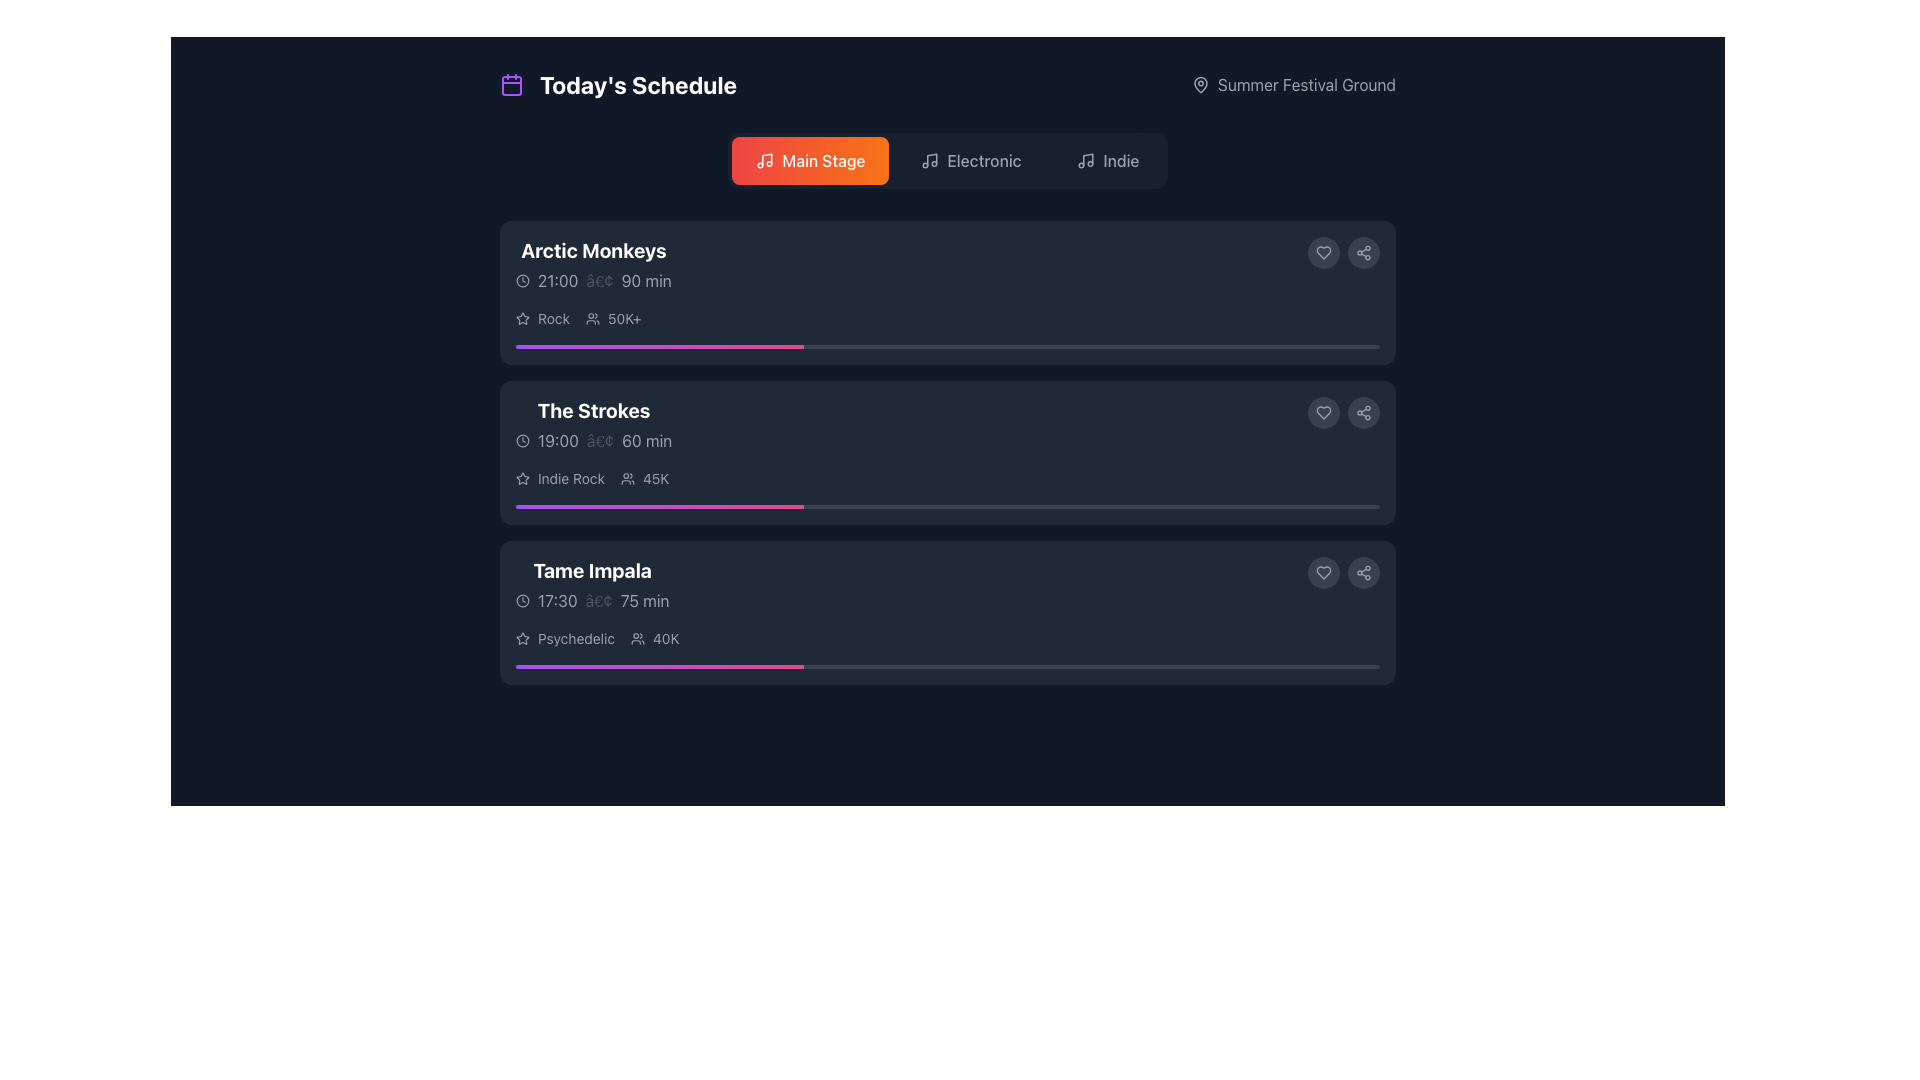 Image resolution: width=1920 pixels, height=1080 pixels. Describe the element at coordinates (1362, 411) in the screenshot. I see `the circular Icon button featuring a sharing icon with three interconnected circles` at that location.